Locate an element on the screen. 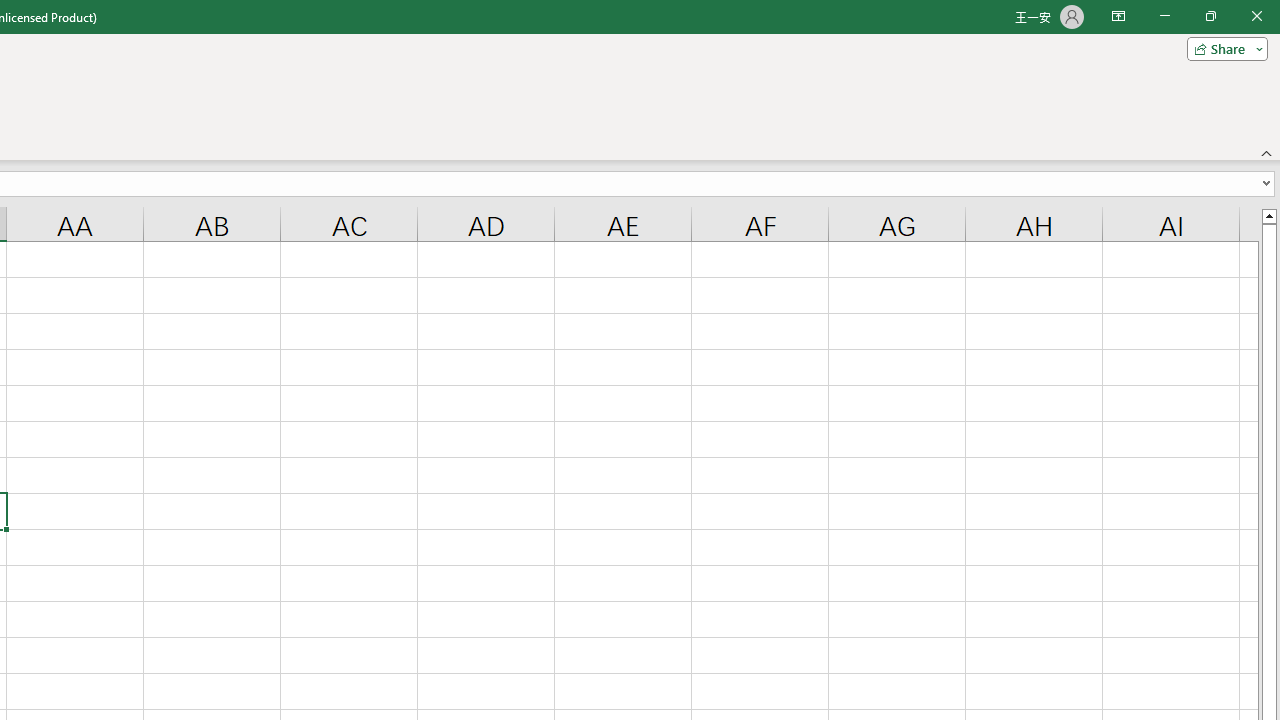 This screenshot has height=720, width=1280. 'Close' is located at coordinates (1255, 16).